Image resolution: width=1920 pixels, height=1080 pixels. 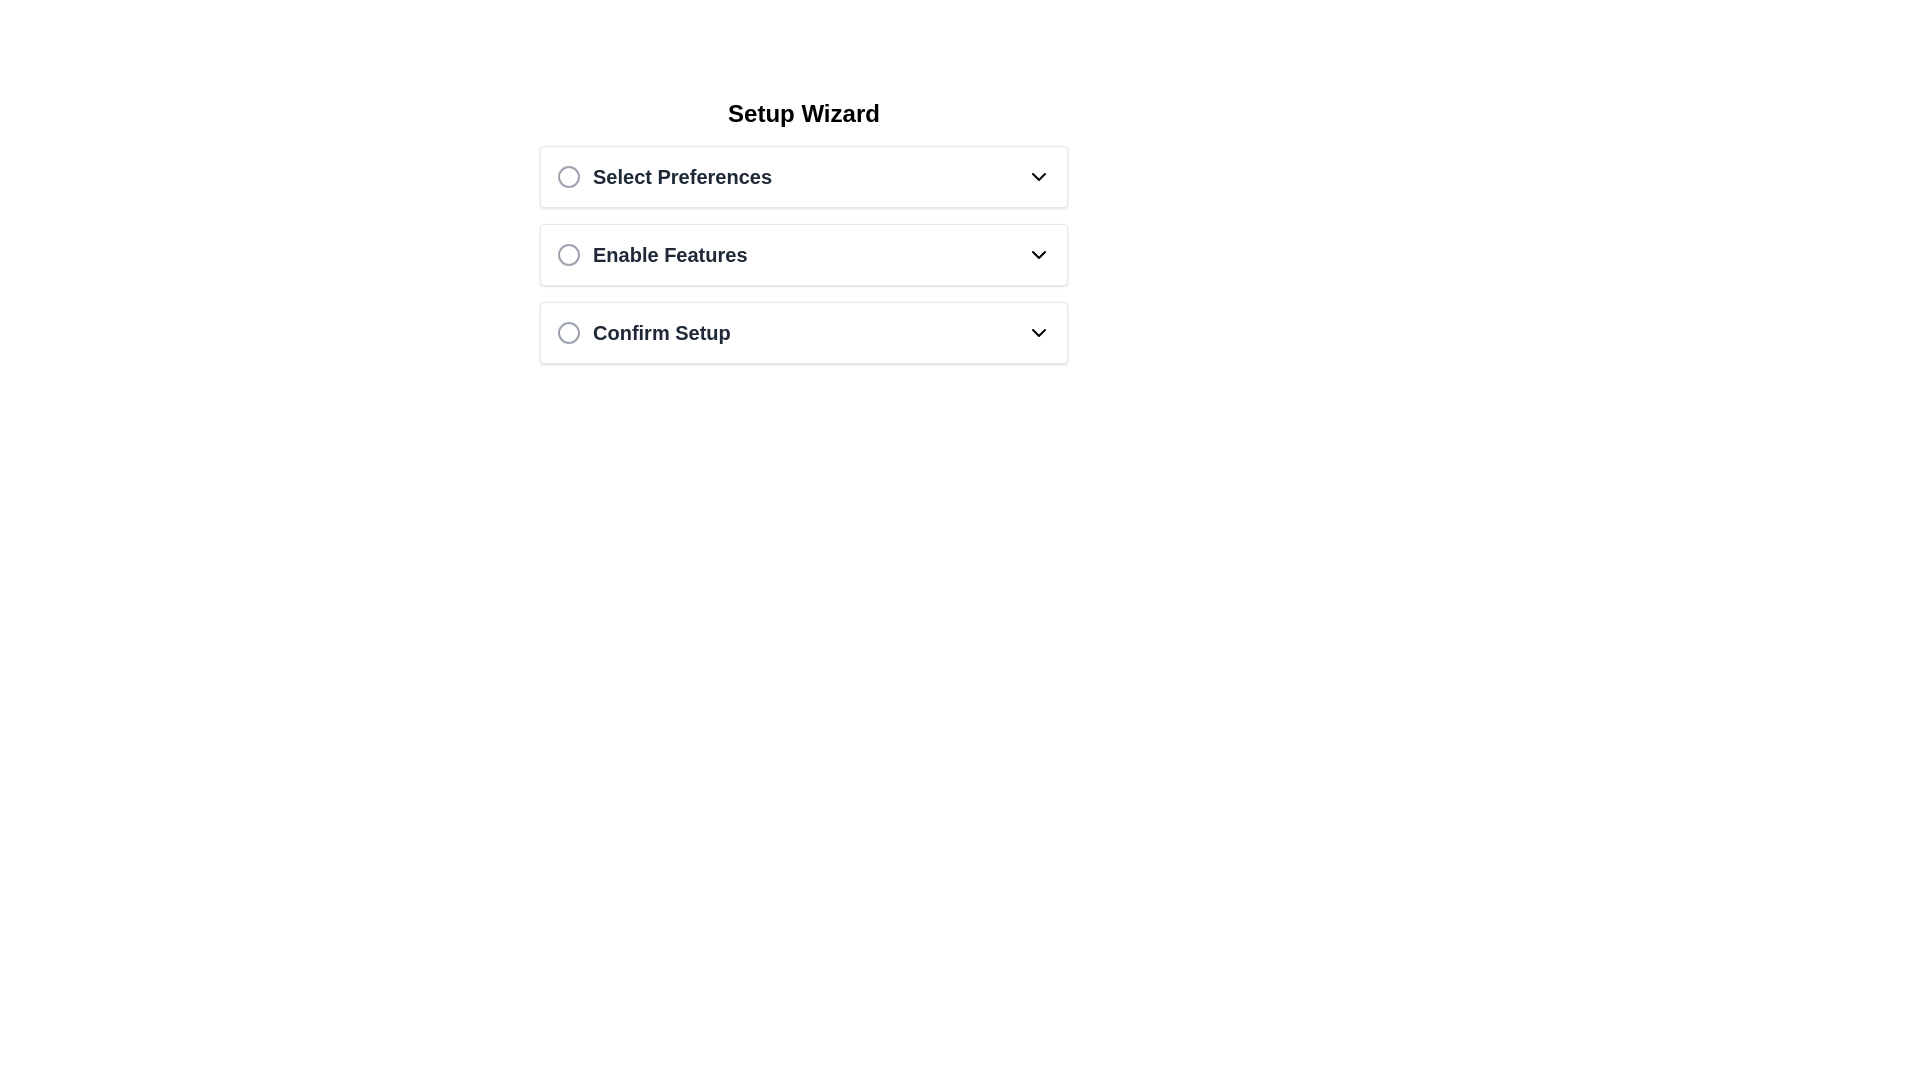 I want to click on the interactive list item labeled 'Enable Features' in the setup wizard, so click(x=804, y=253).